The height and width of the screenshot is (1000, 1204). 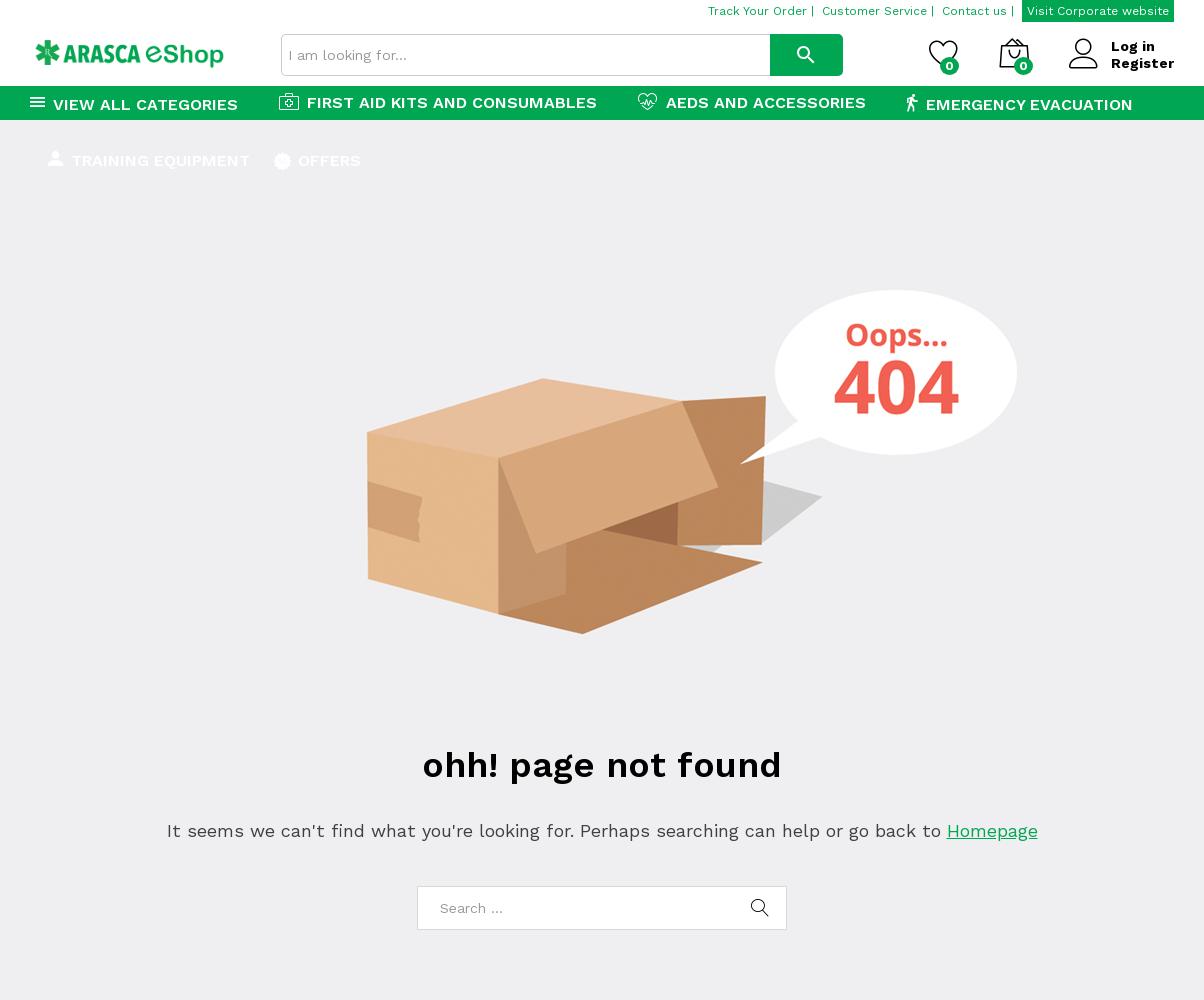 What do you see at coordinates (757, 11) in the screenshot?
I see `'Track Your Order'` at bounding box center [757, 11].